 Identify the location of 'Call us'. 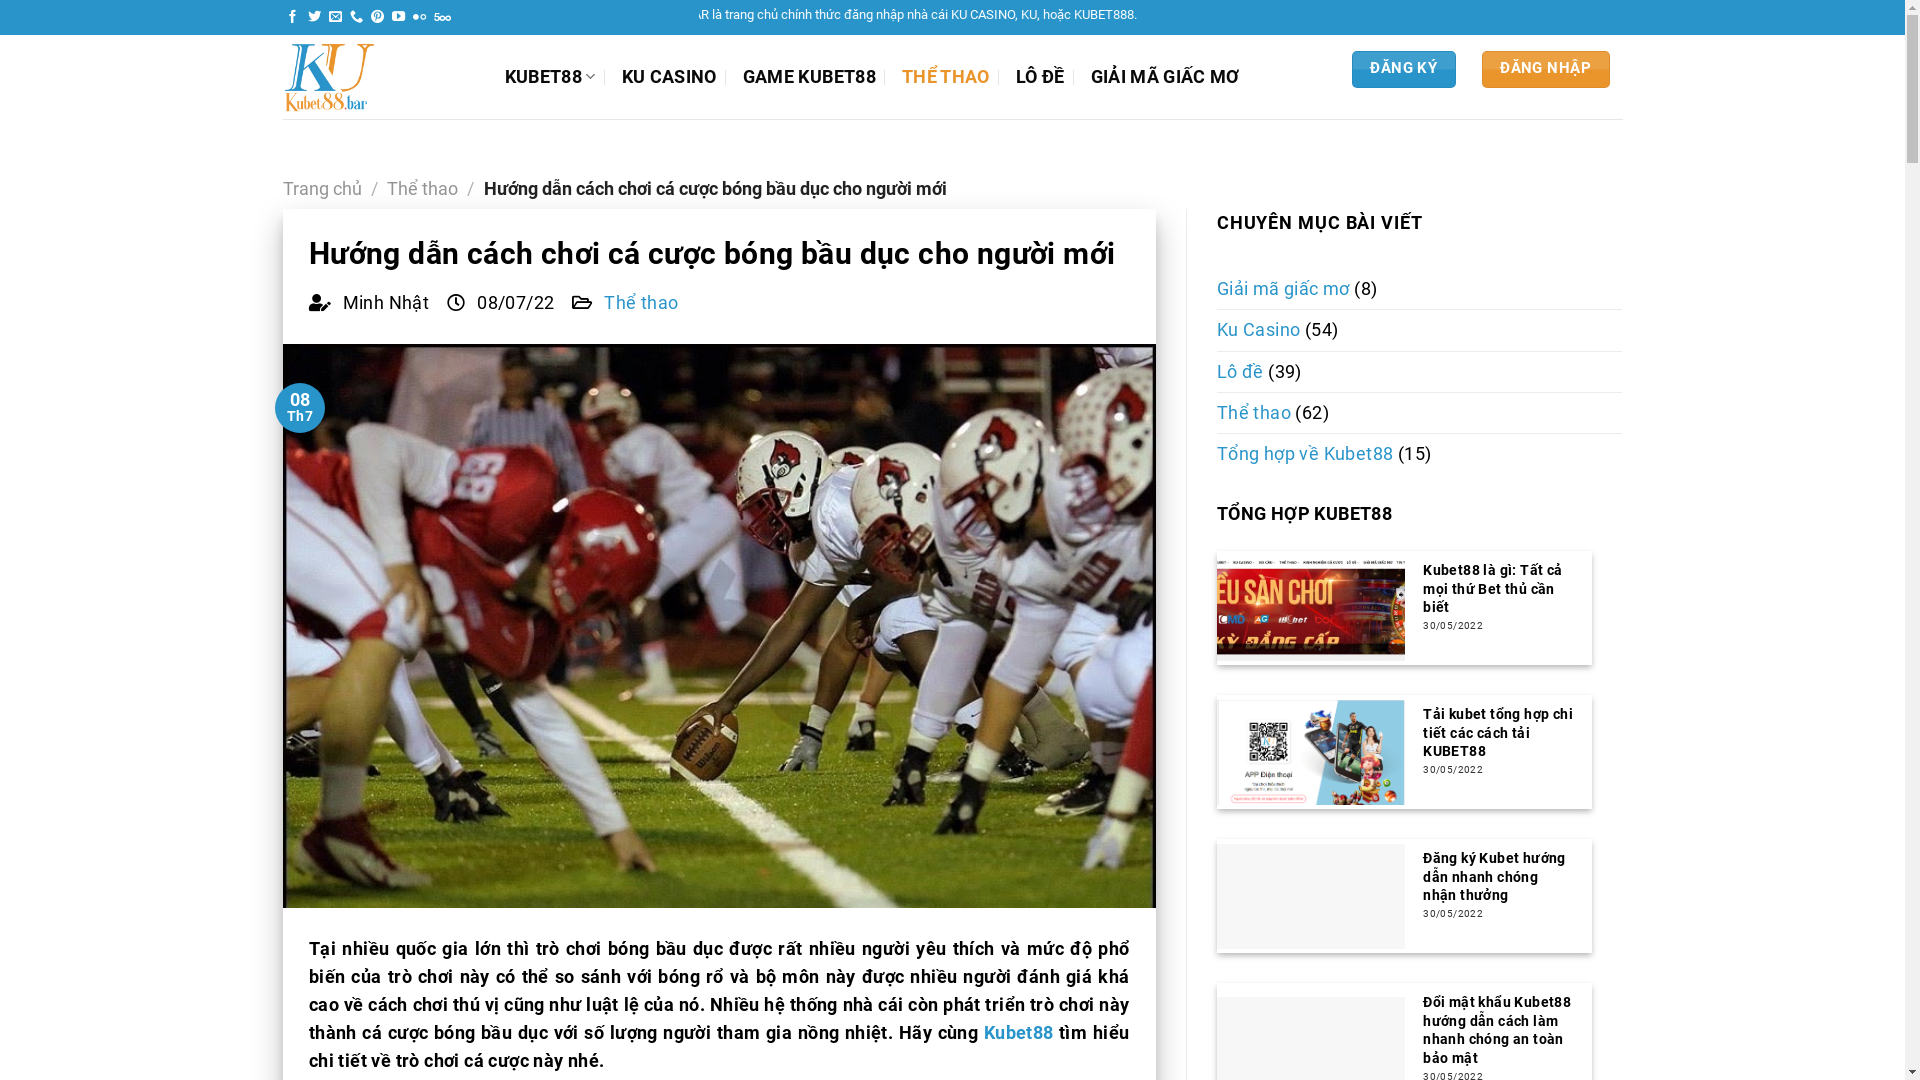
(356, 17).